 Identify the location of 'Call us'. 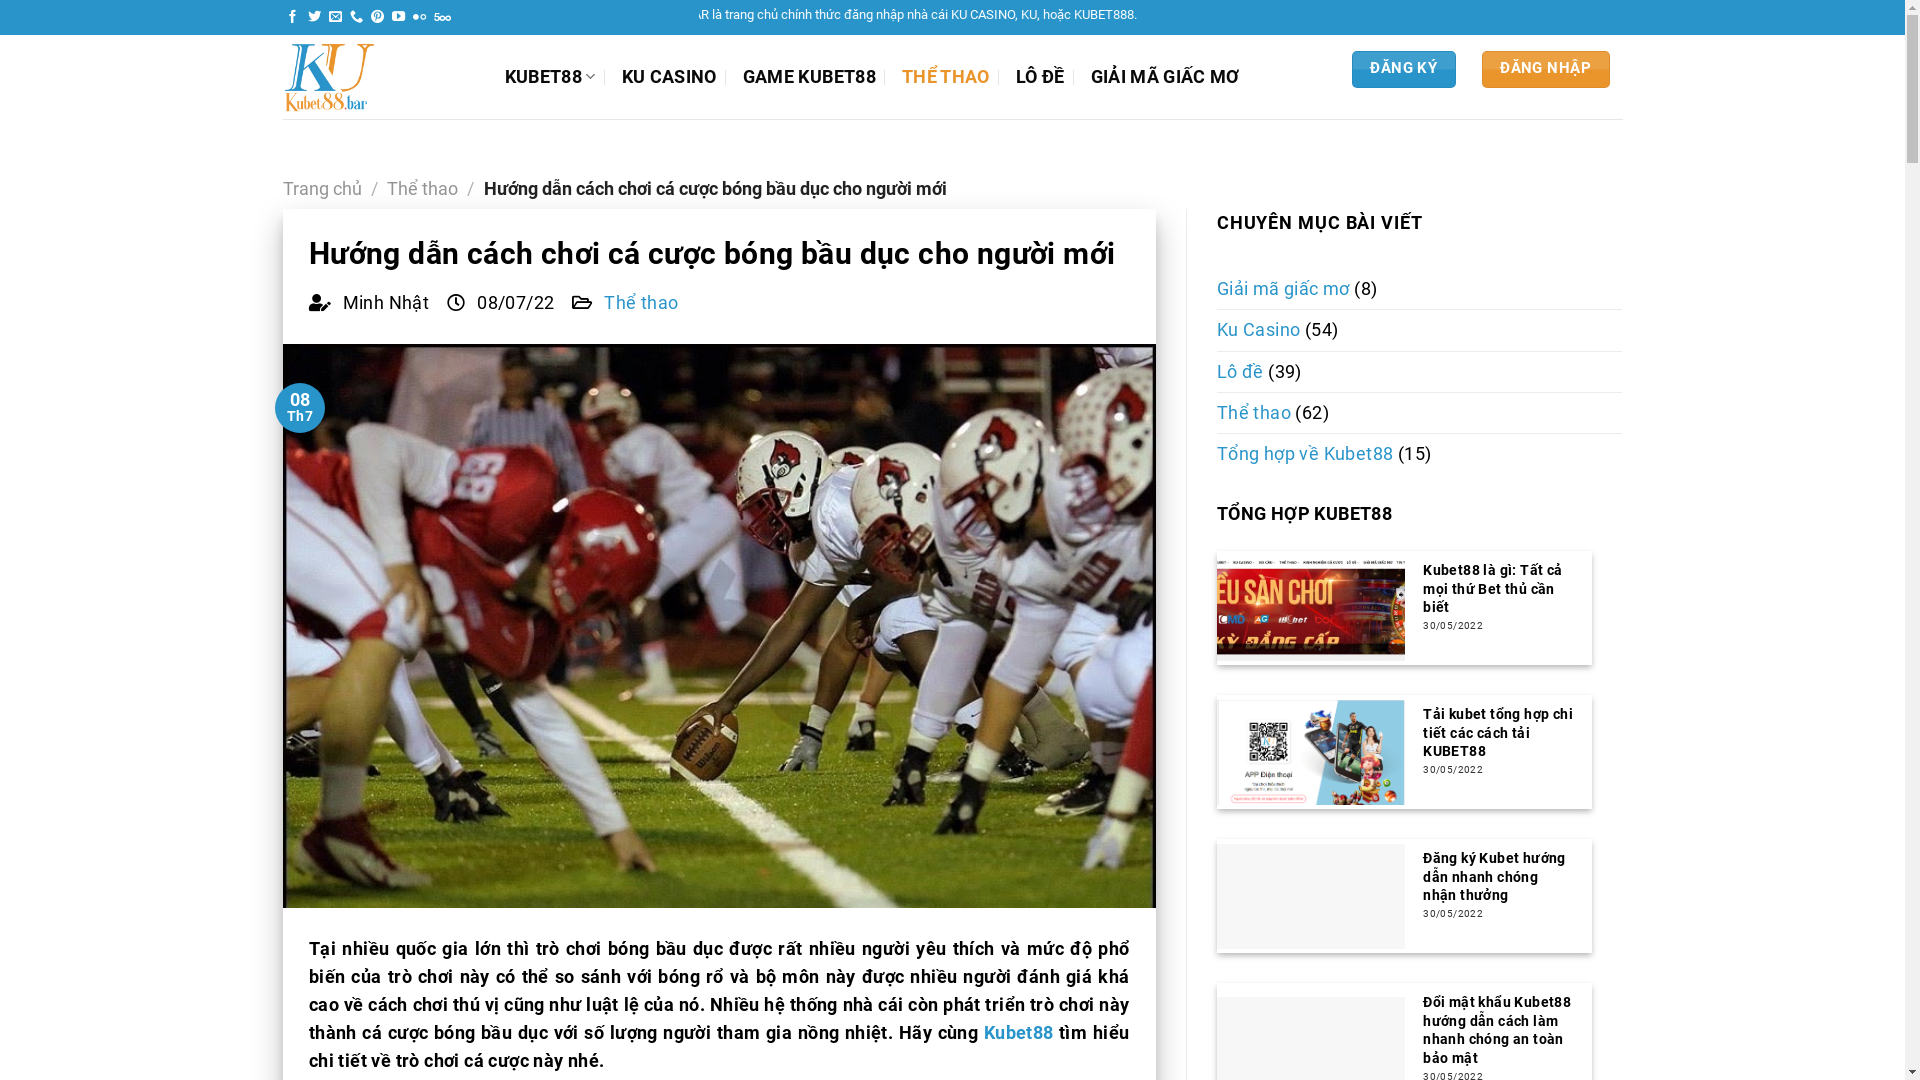
(356, 17).